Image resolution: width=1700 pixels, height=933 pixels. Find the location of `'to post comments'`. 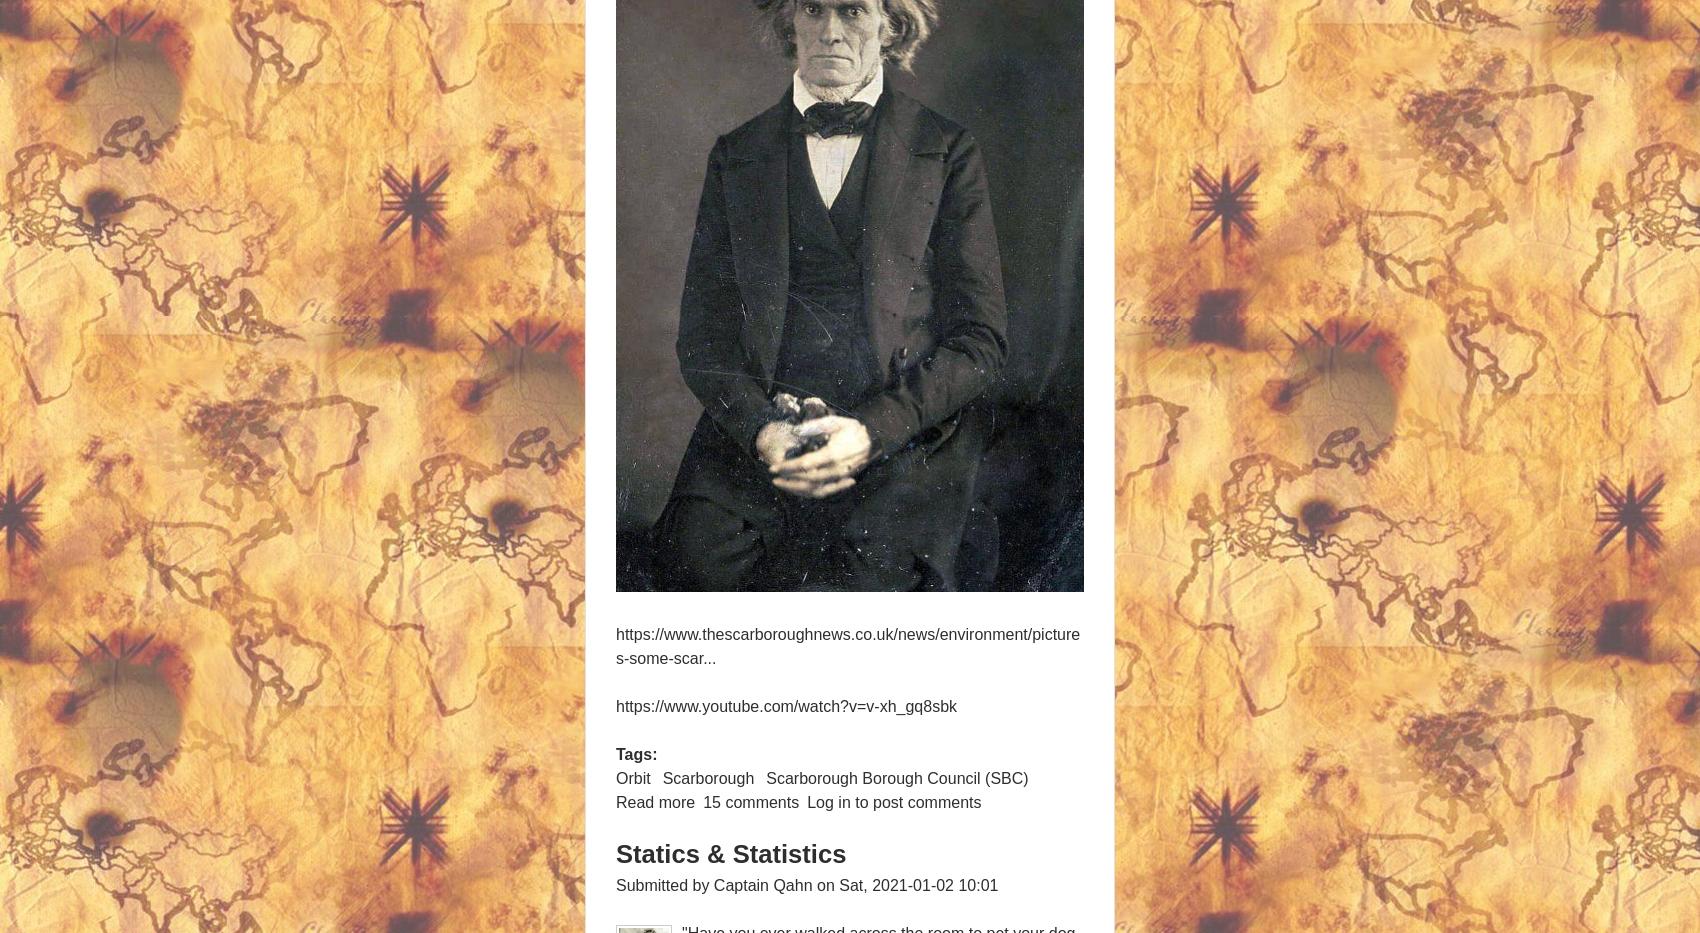

'to post comments' is located at coordinates (915, 802).